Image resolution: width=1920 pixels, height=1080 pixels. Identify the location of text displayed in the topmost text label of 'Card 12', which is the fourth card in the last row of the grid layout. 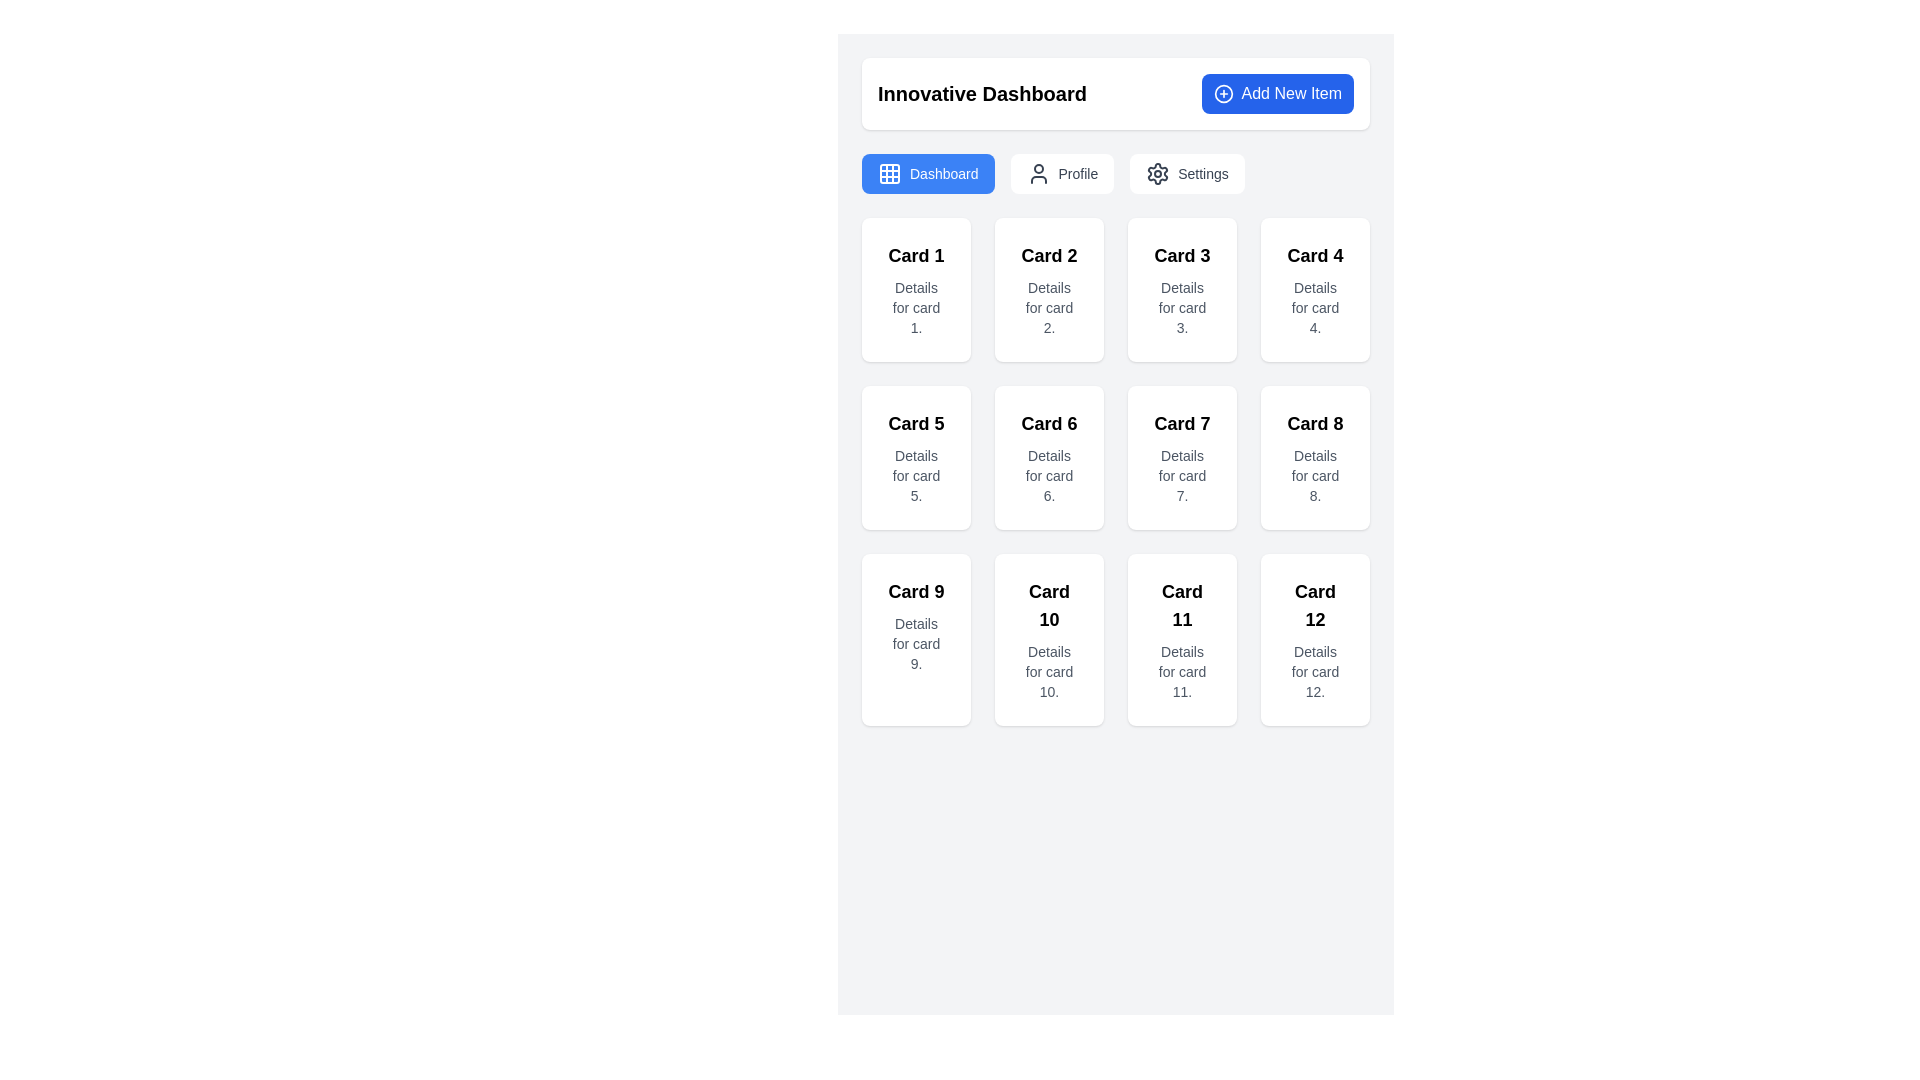
(1315, 604).